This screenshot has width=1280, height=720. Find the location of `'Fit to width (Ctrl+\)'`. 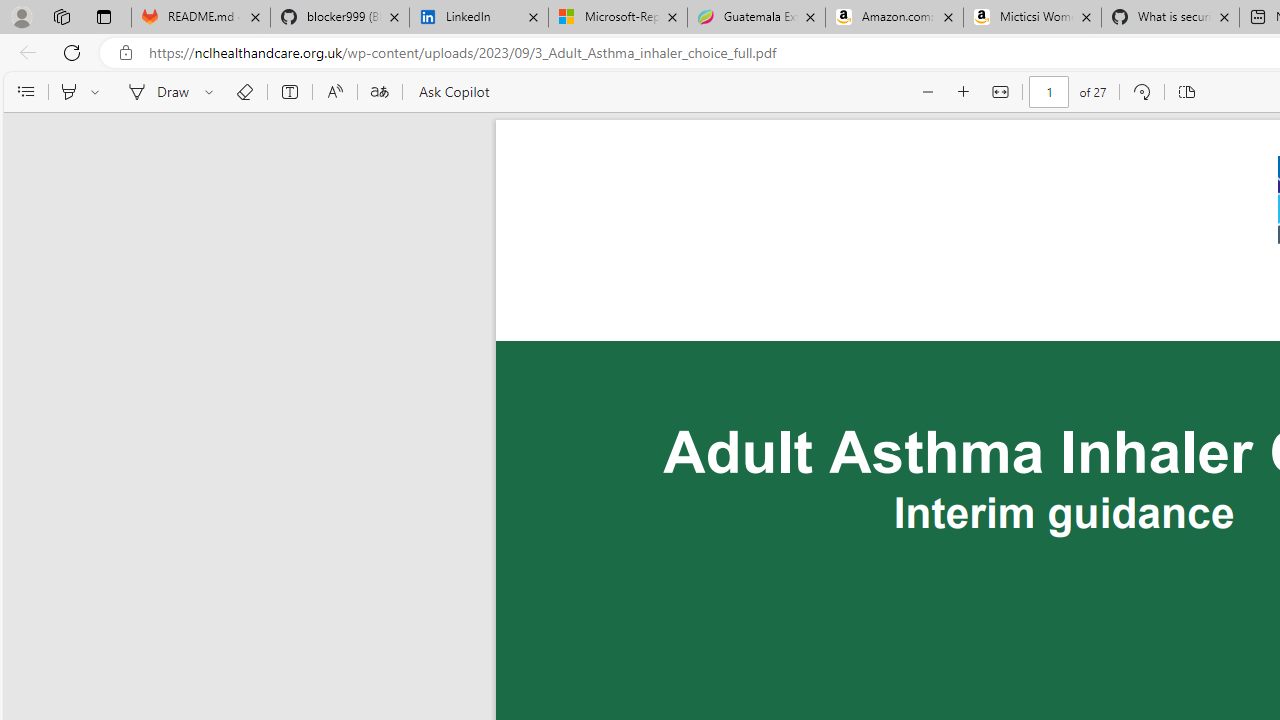

'Fit to width (Ctrl+\)' is located at coordinates (1000, 92).